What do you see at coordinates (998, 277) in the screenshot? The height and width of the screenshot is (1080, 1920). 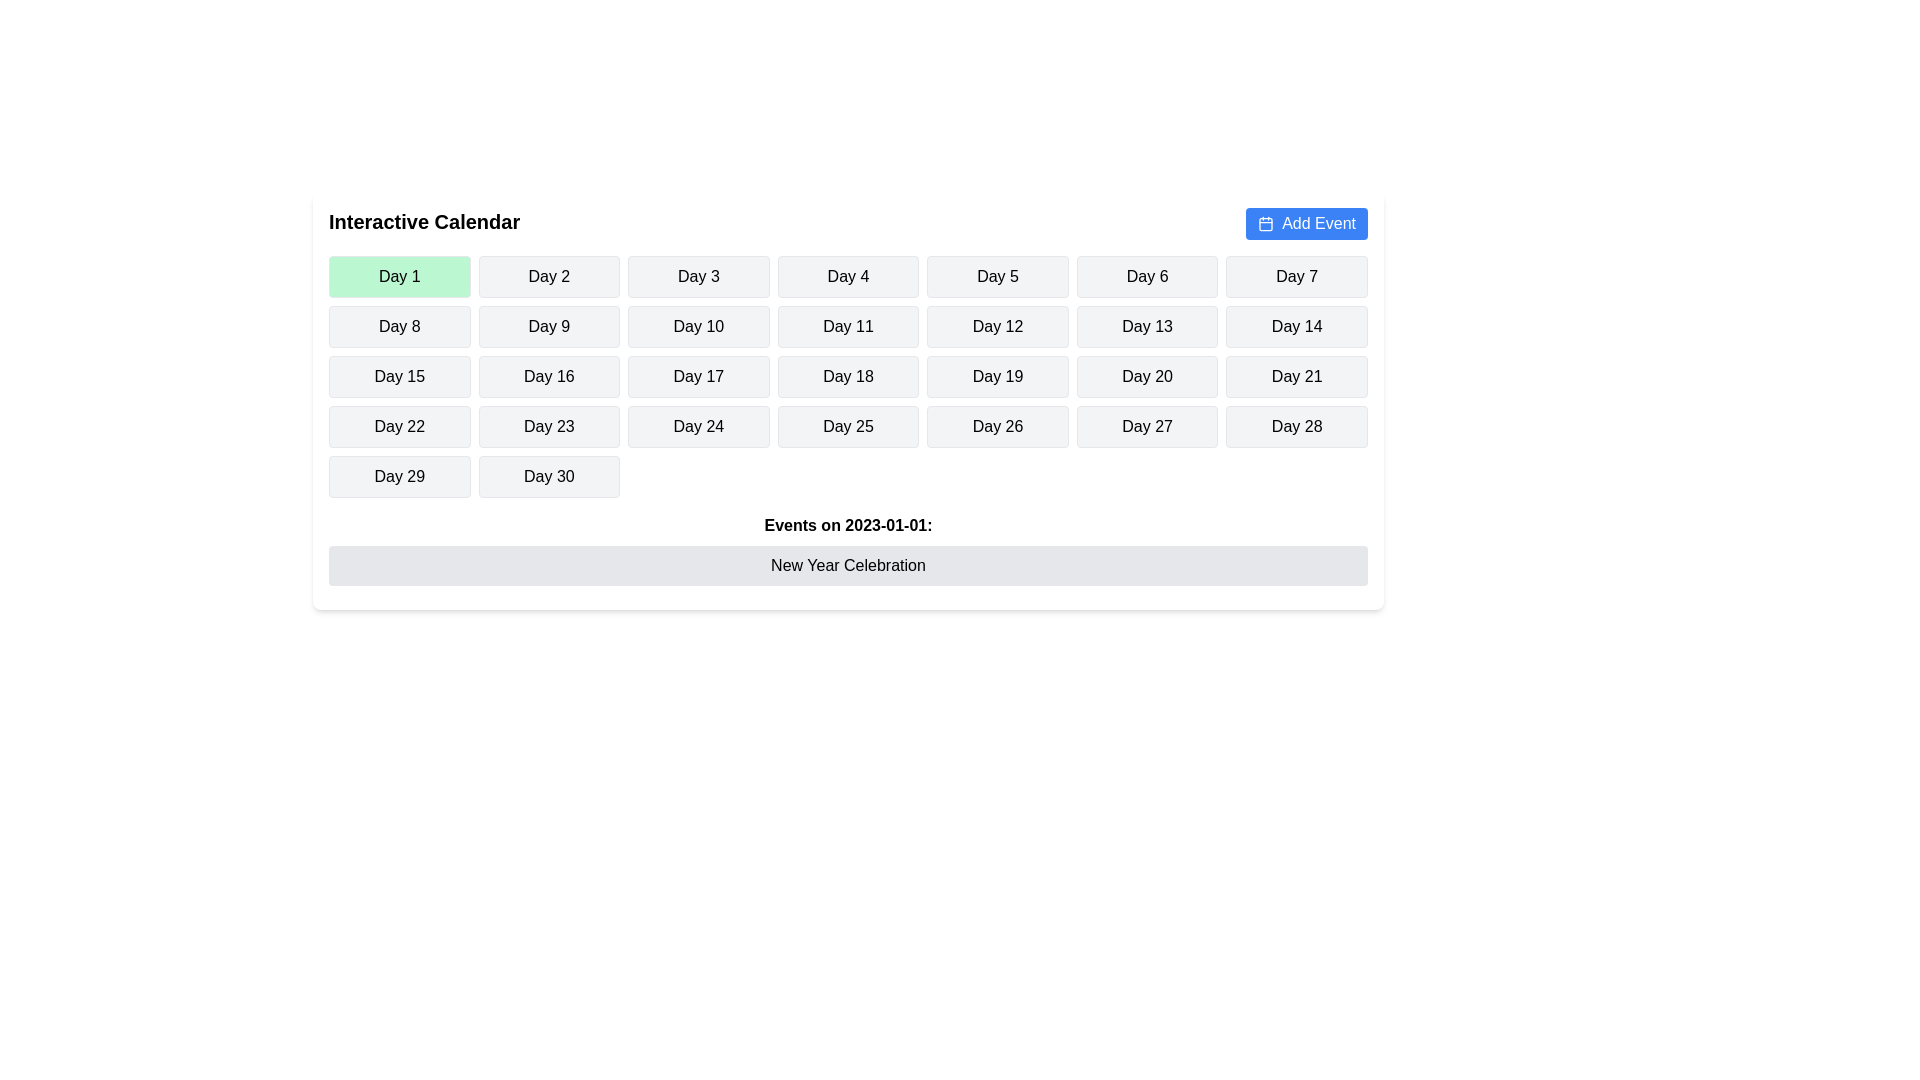 I see `the 'Day 5' button in the interactive calendar` at bounding box center [998, 277].